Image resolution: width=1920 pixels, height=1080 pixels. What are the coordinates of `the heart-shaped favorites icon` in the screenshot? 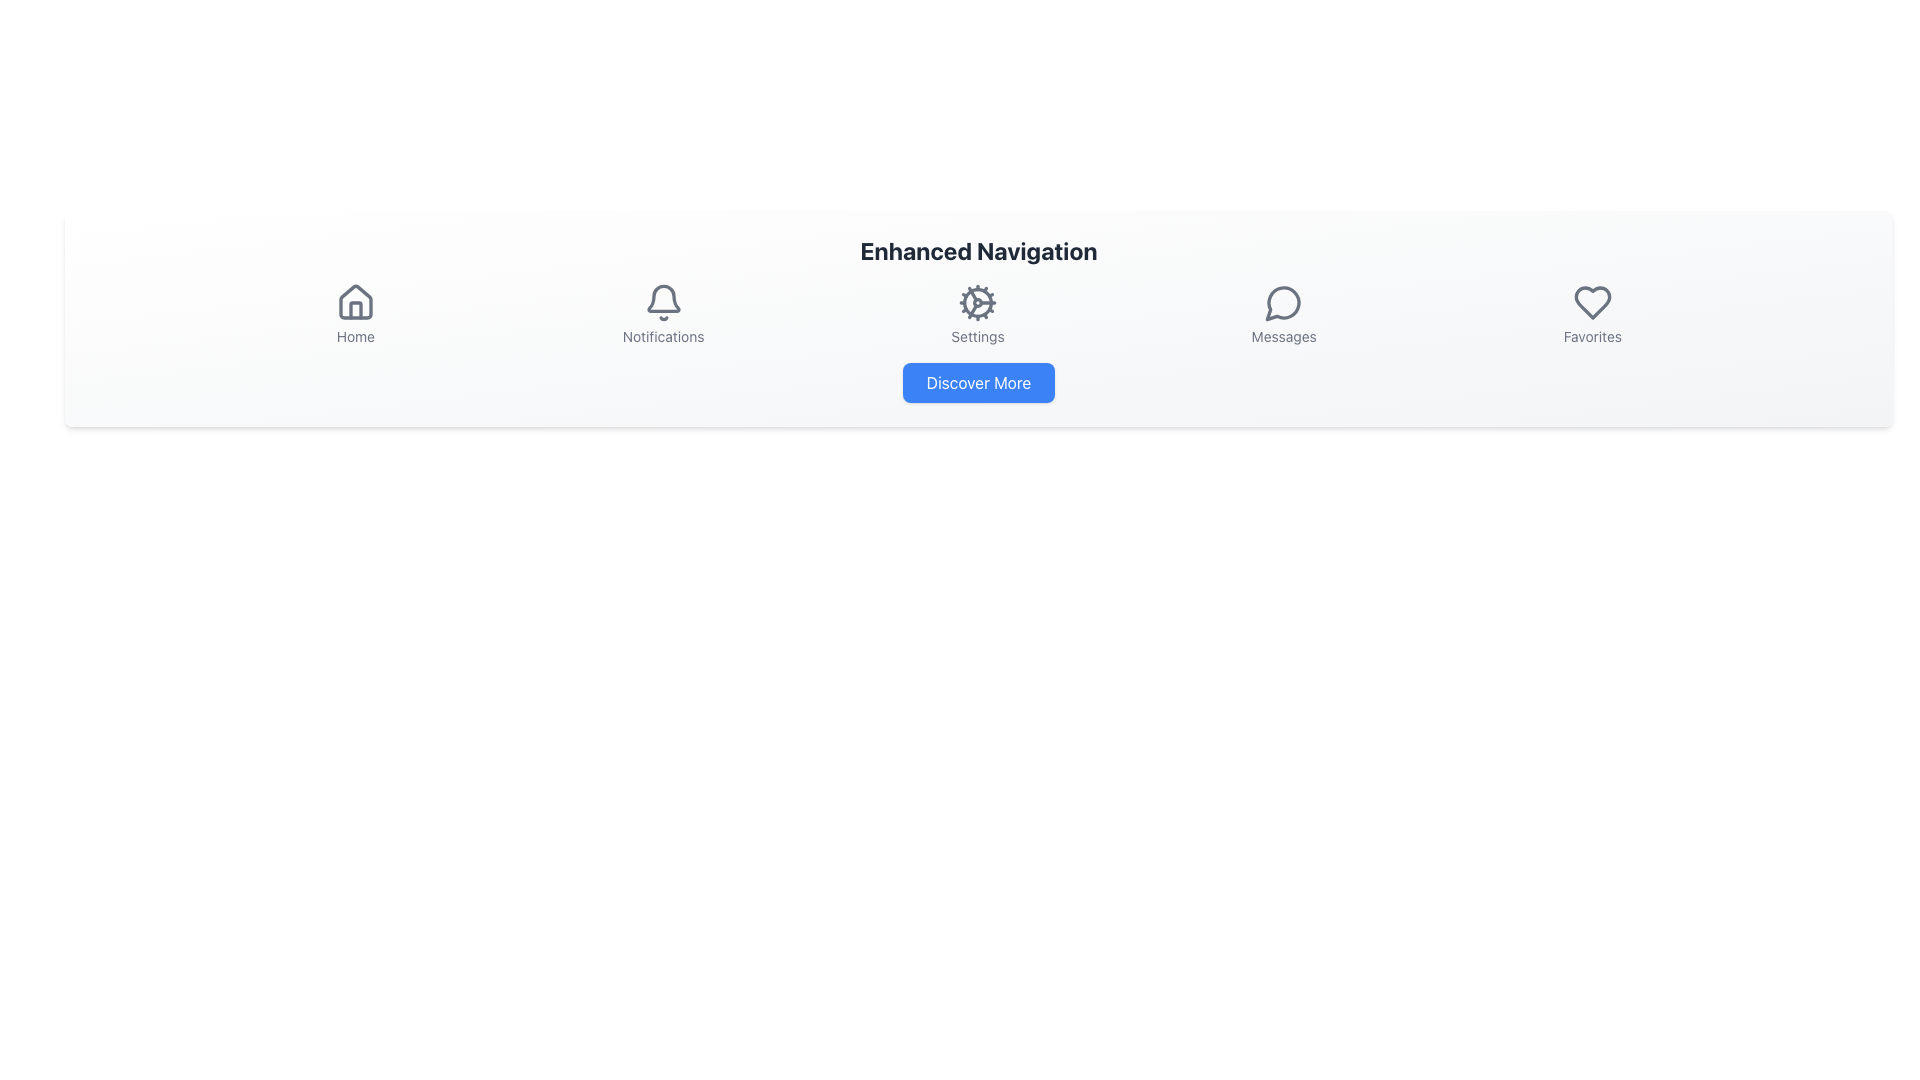 It's located at (1591, 303).